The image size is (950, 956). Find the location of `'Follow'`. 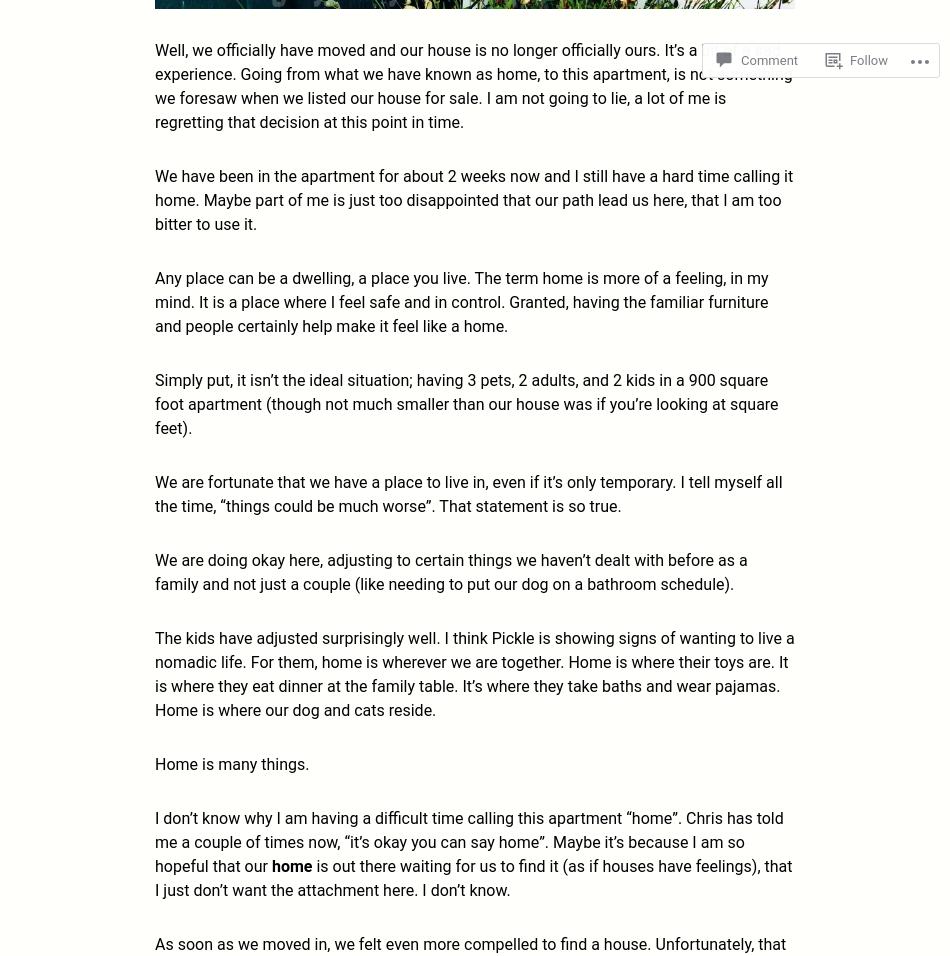

'Follow' is located at coordinates (867, 59).